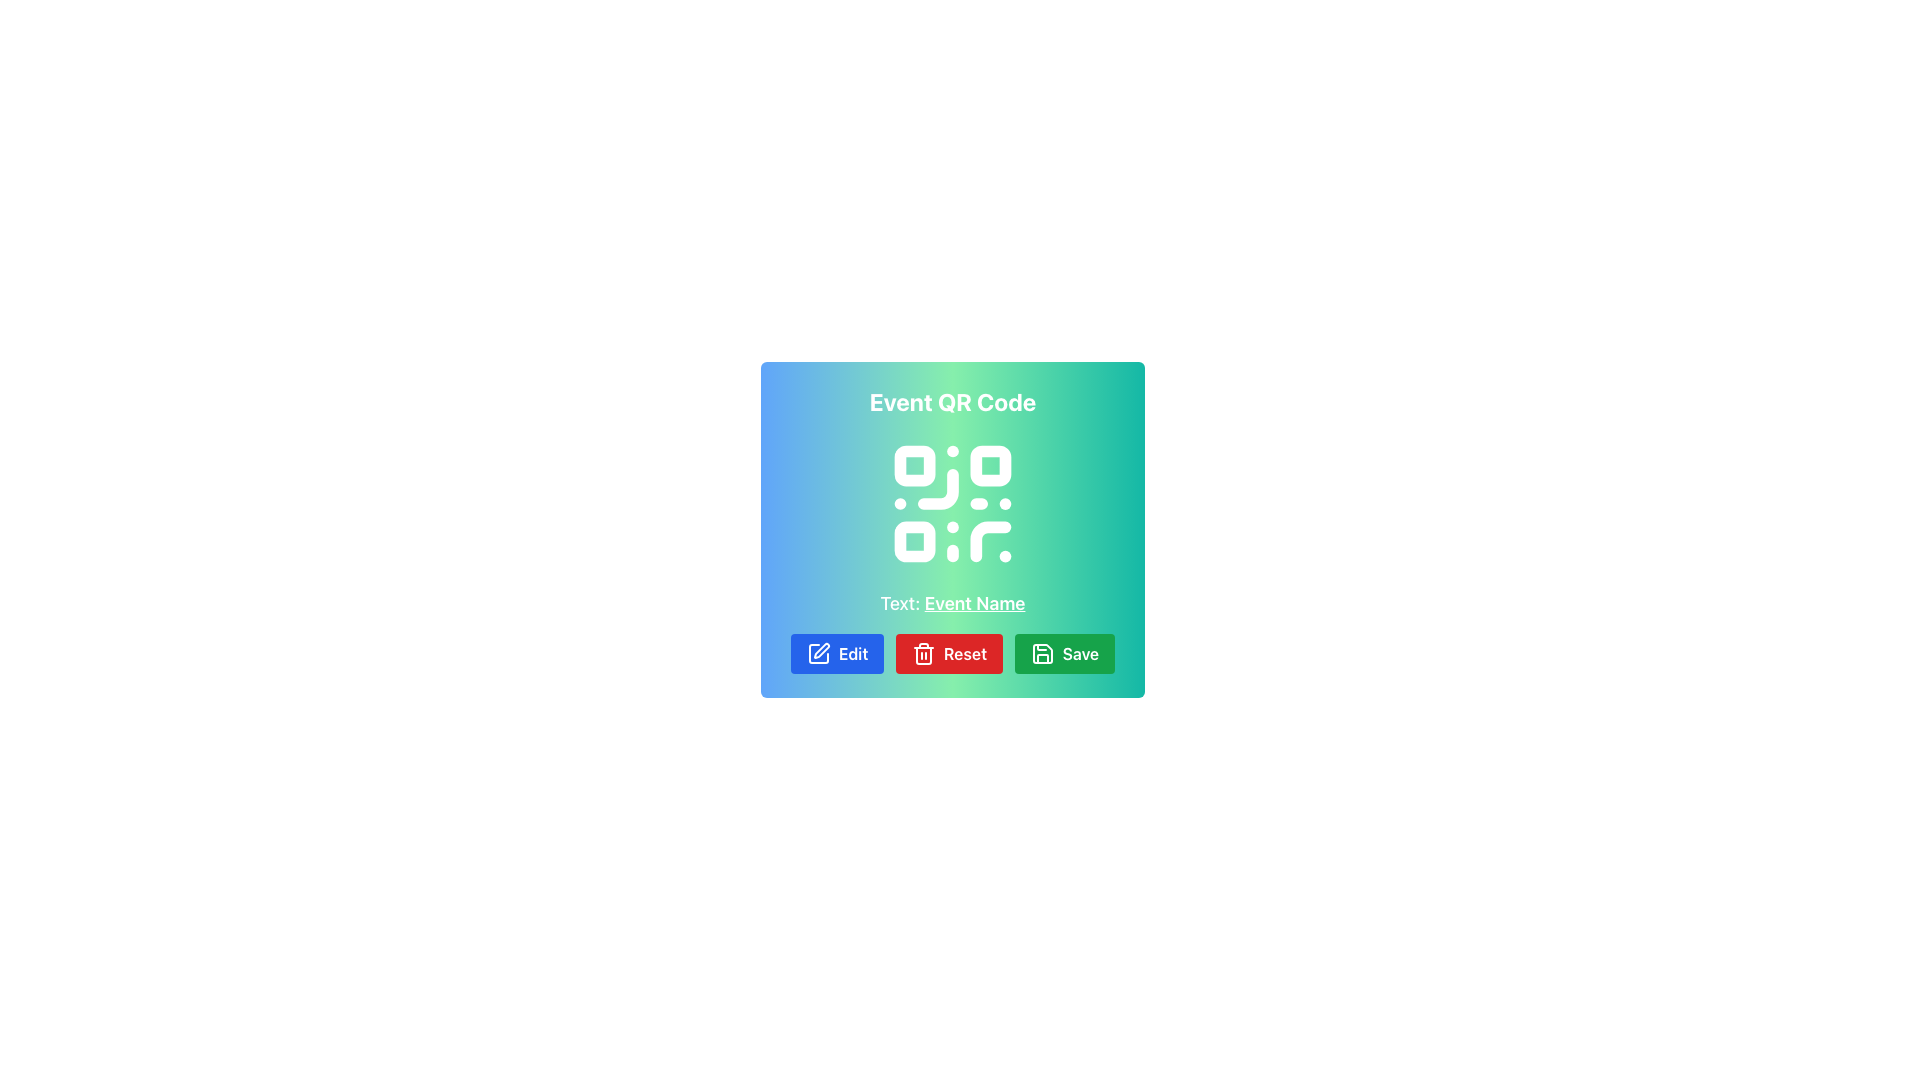  What do you see at coordinates (952, 654) in the screenshot?
I see `the specific button in the group of buttons located at the bottom of the event details card, just below the text 'Text: Event Name'` at bounding box center [952, 654].